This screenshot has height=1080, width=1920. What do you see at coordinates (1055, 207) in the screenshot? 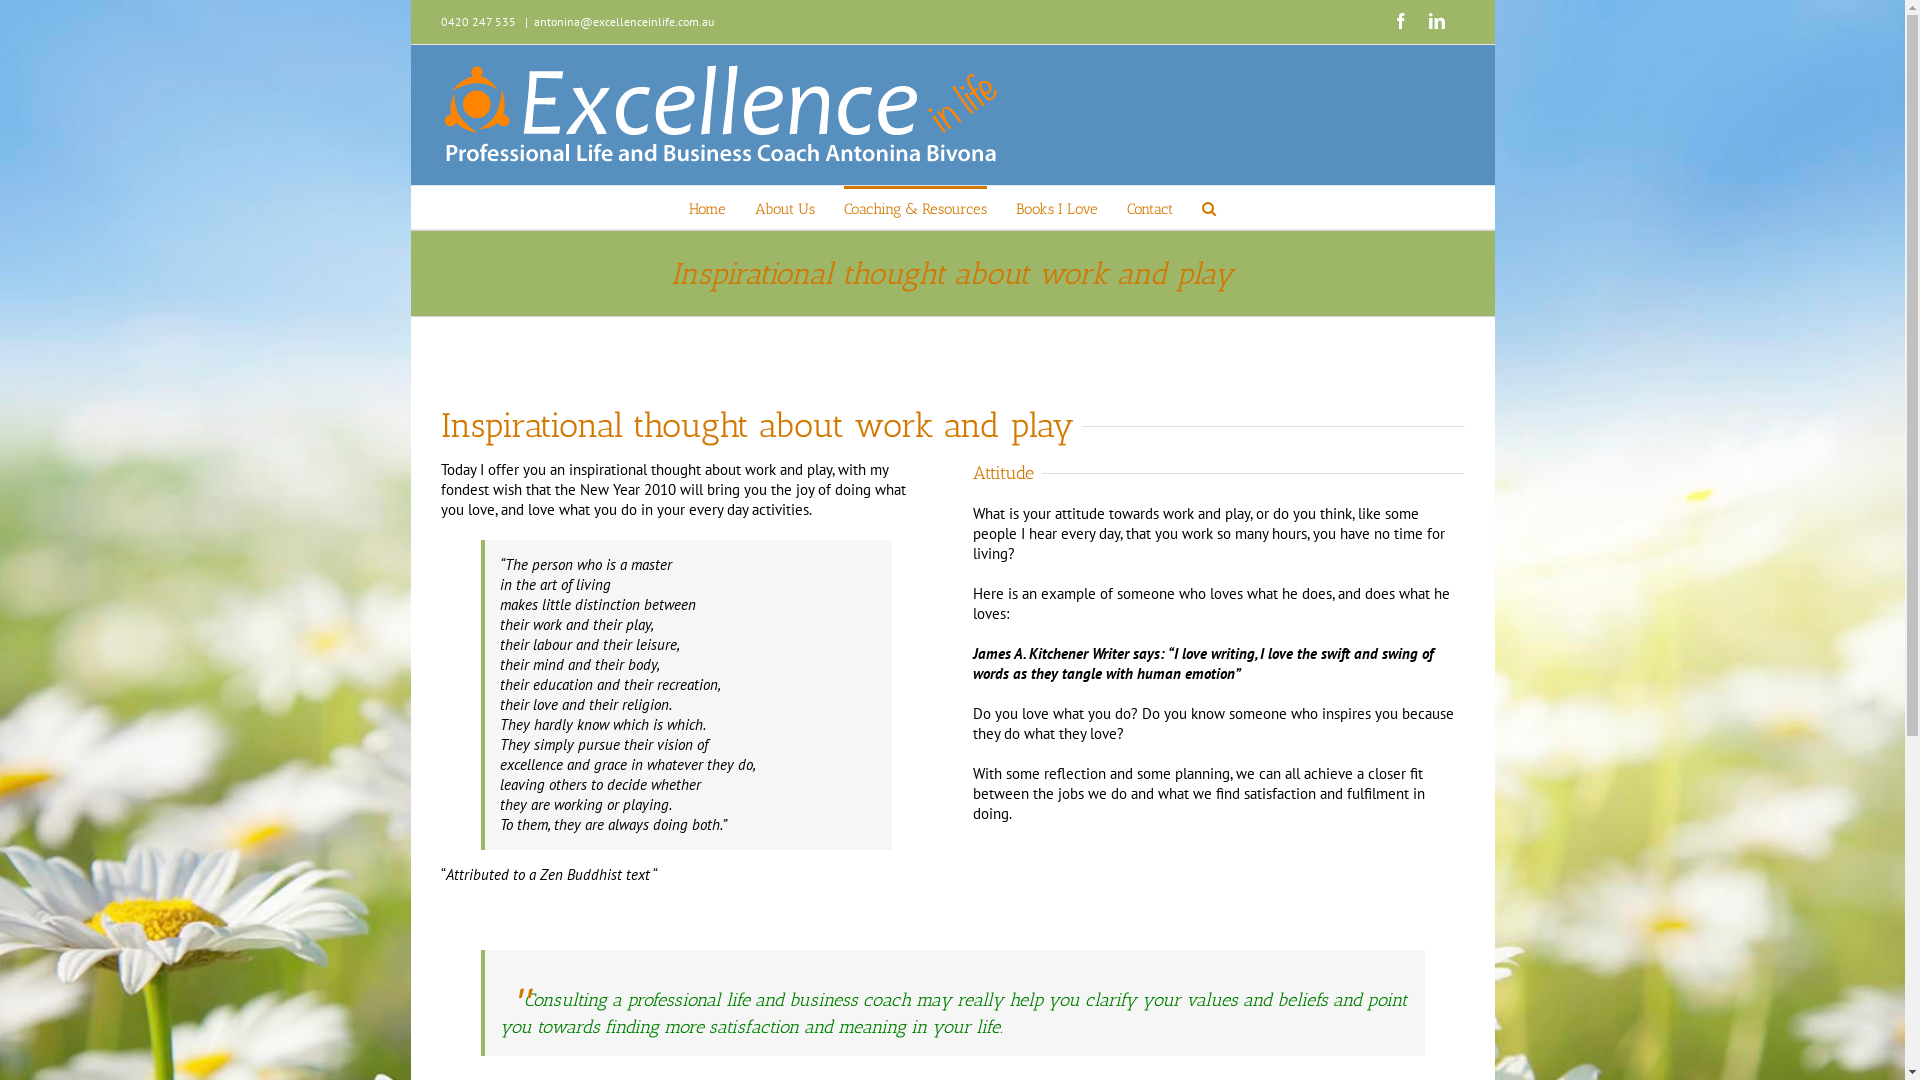
I see `'Books I Love'` at bounding box center [1055, 207].